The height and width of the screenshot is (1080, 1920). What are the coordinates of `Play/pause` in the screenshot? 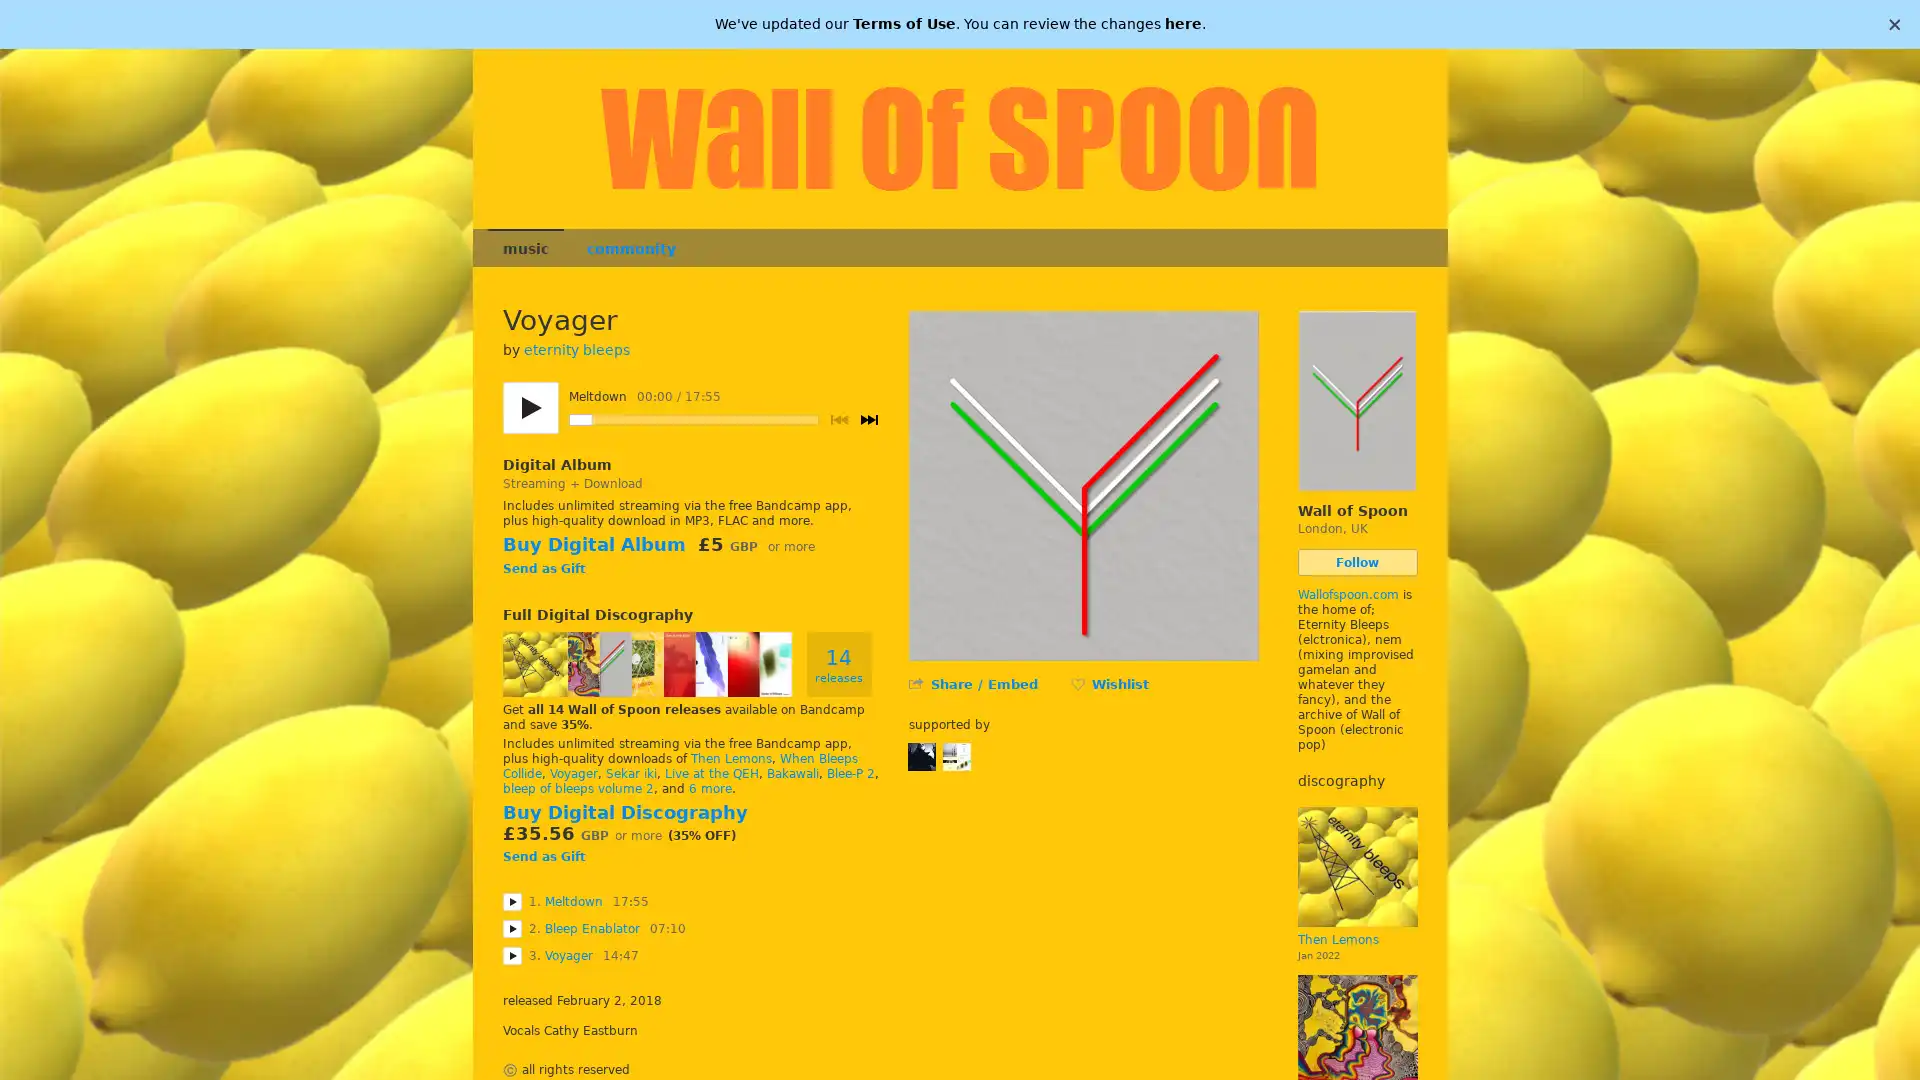 It's located at (529, 407).